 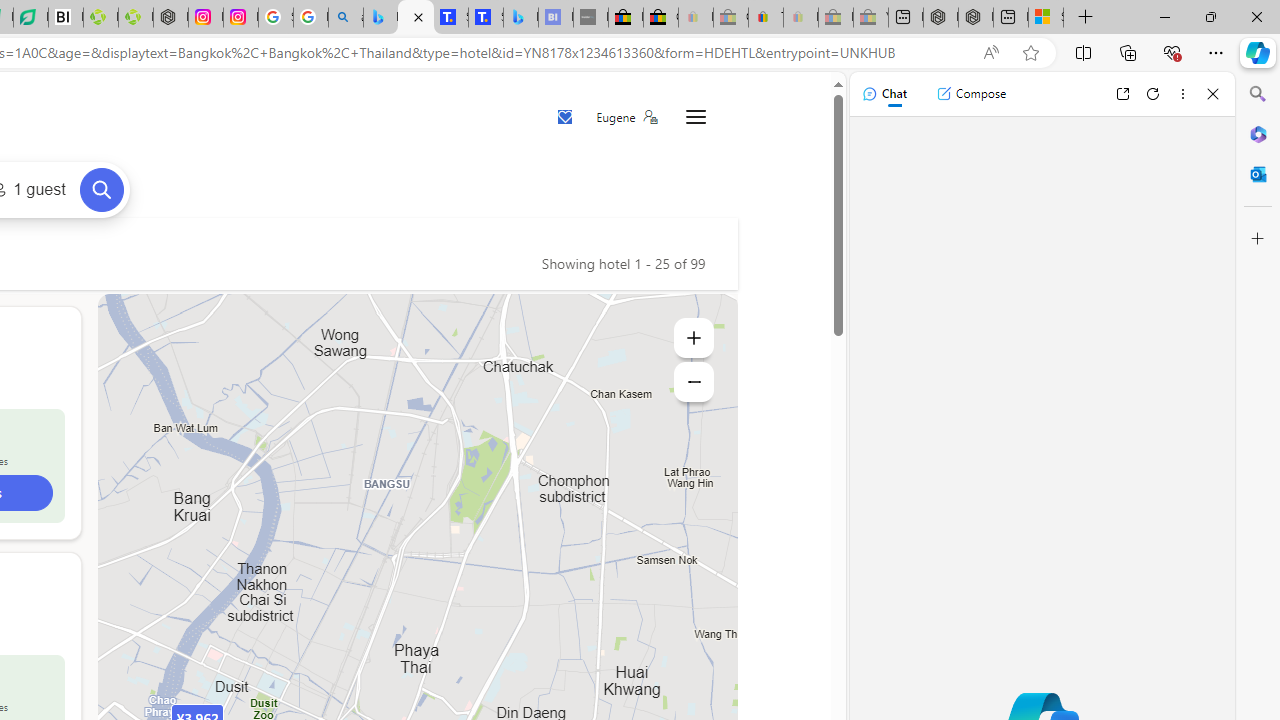 What do you see at coordinates (1257, 173) in the screenshot?
I see `'Outlook'` at bounding box center [1257, 173].